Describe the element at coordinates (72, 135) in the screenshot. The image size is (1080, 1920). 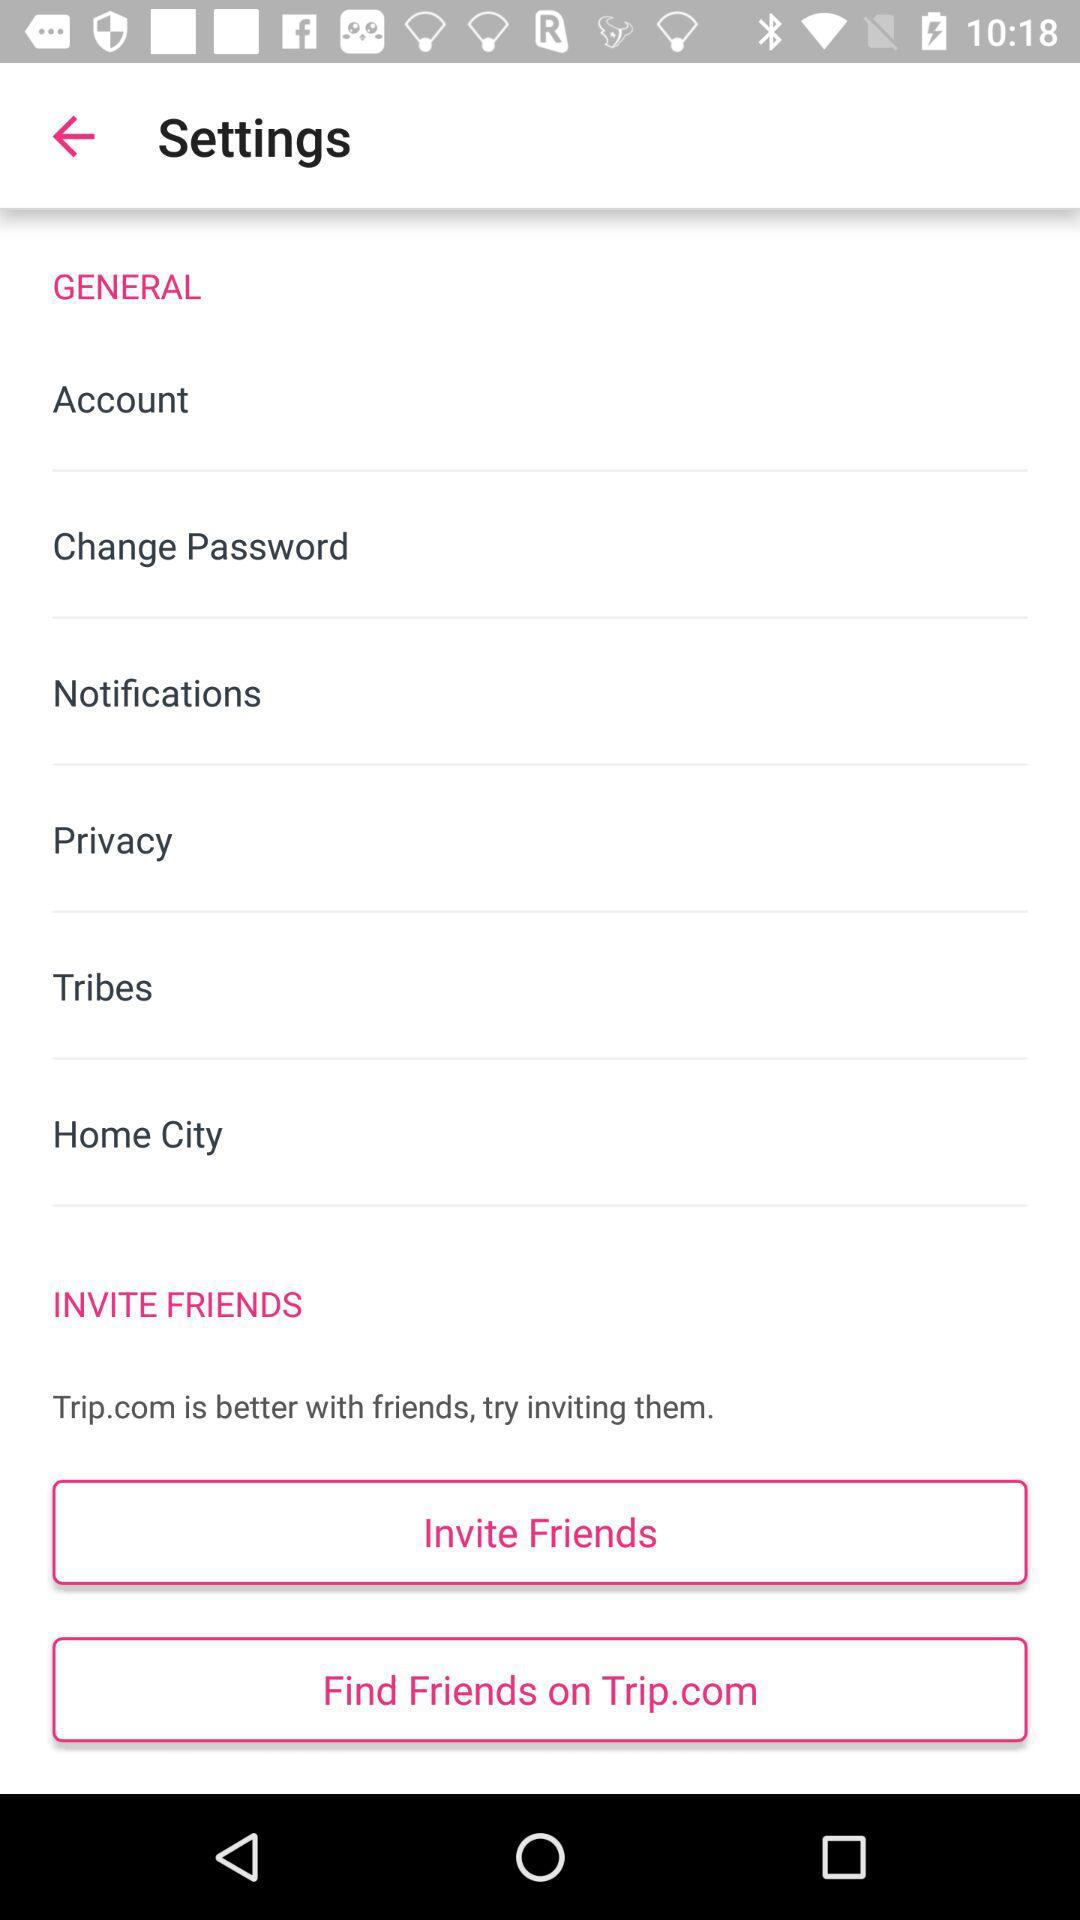
I see `the icon above general item` at that location.